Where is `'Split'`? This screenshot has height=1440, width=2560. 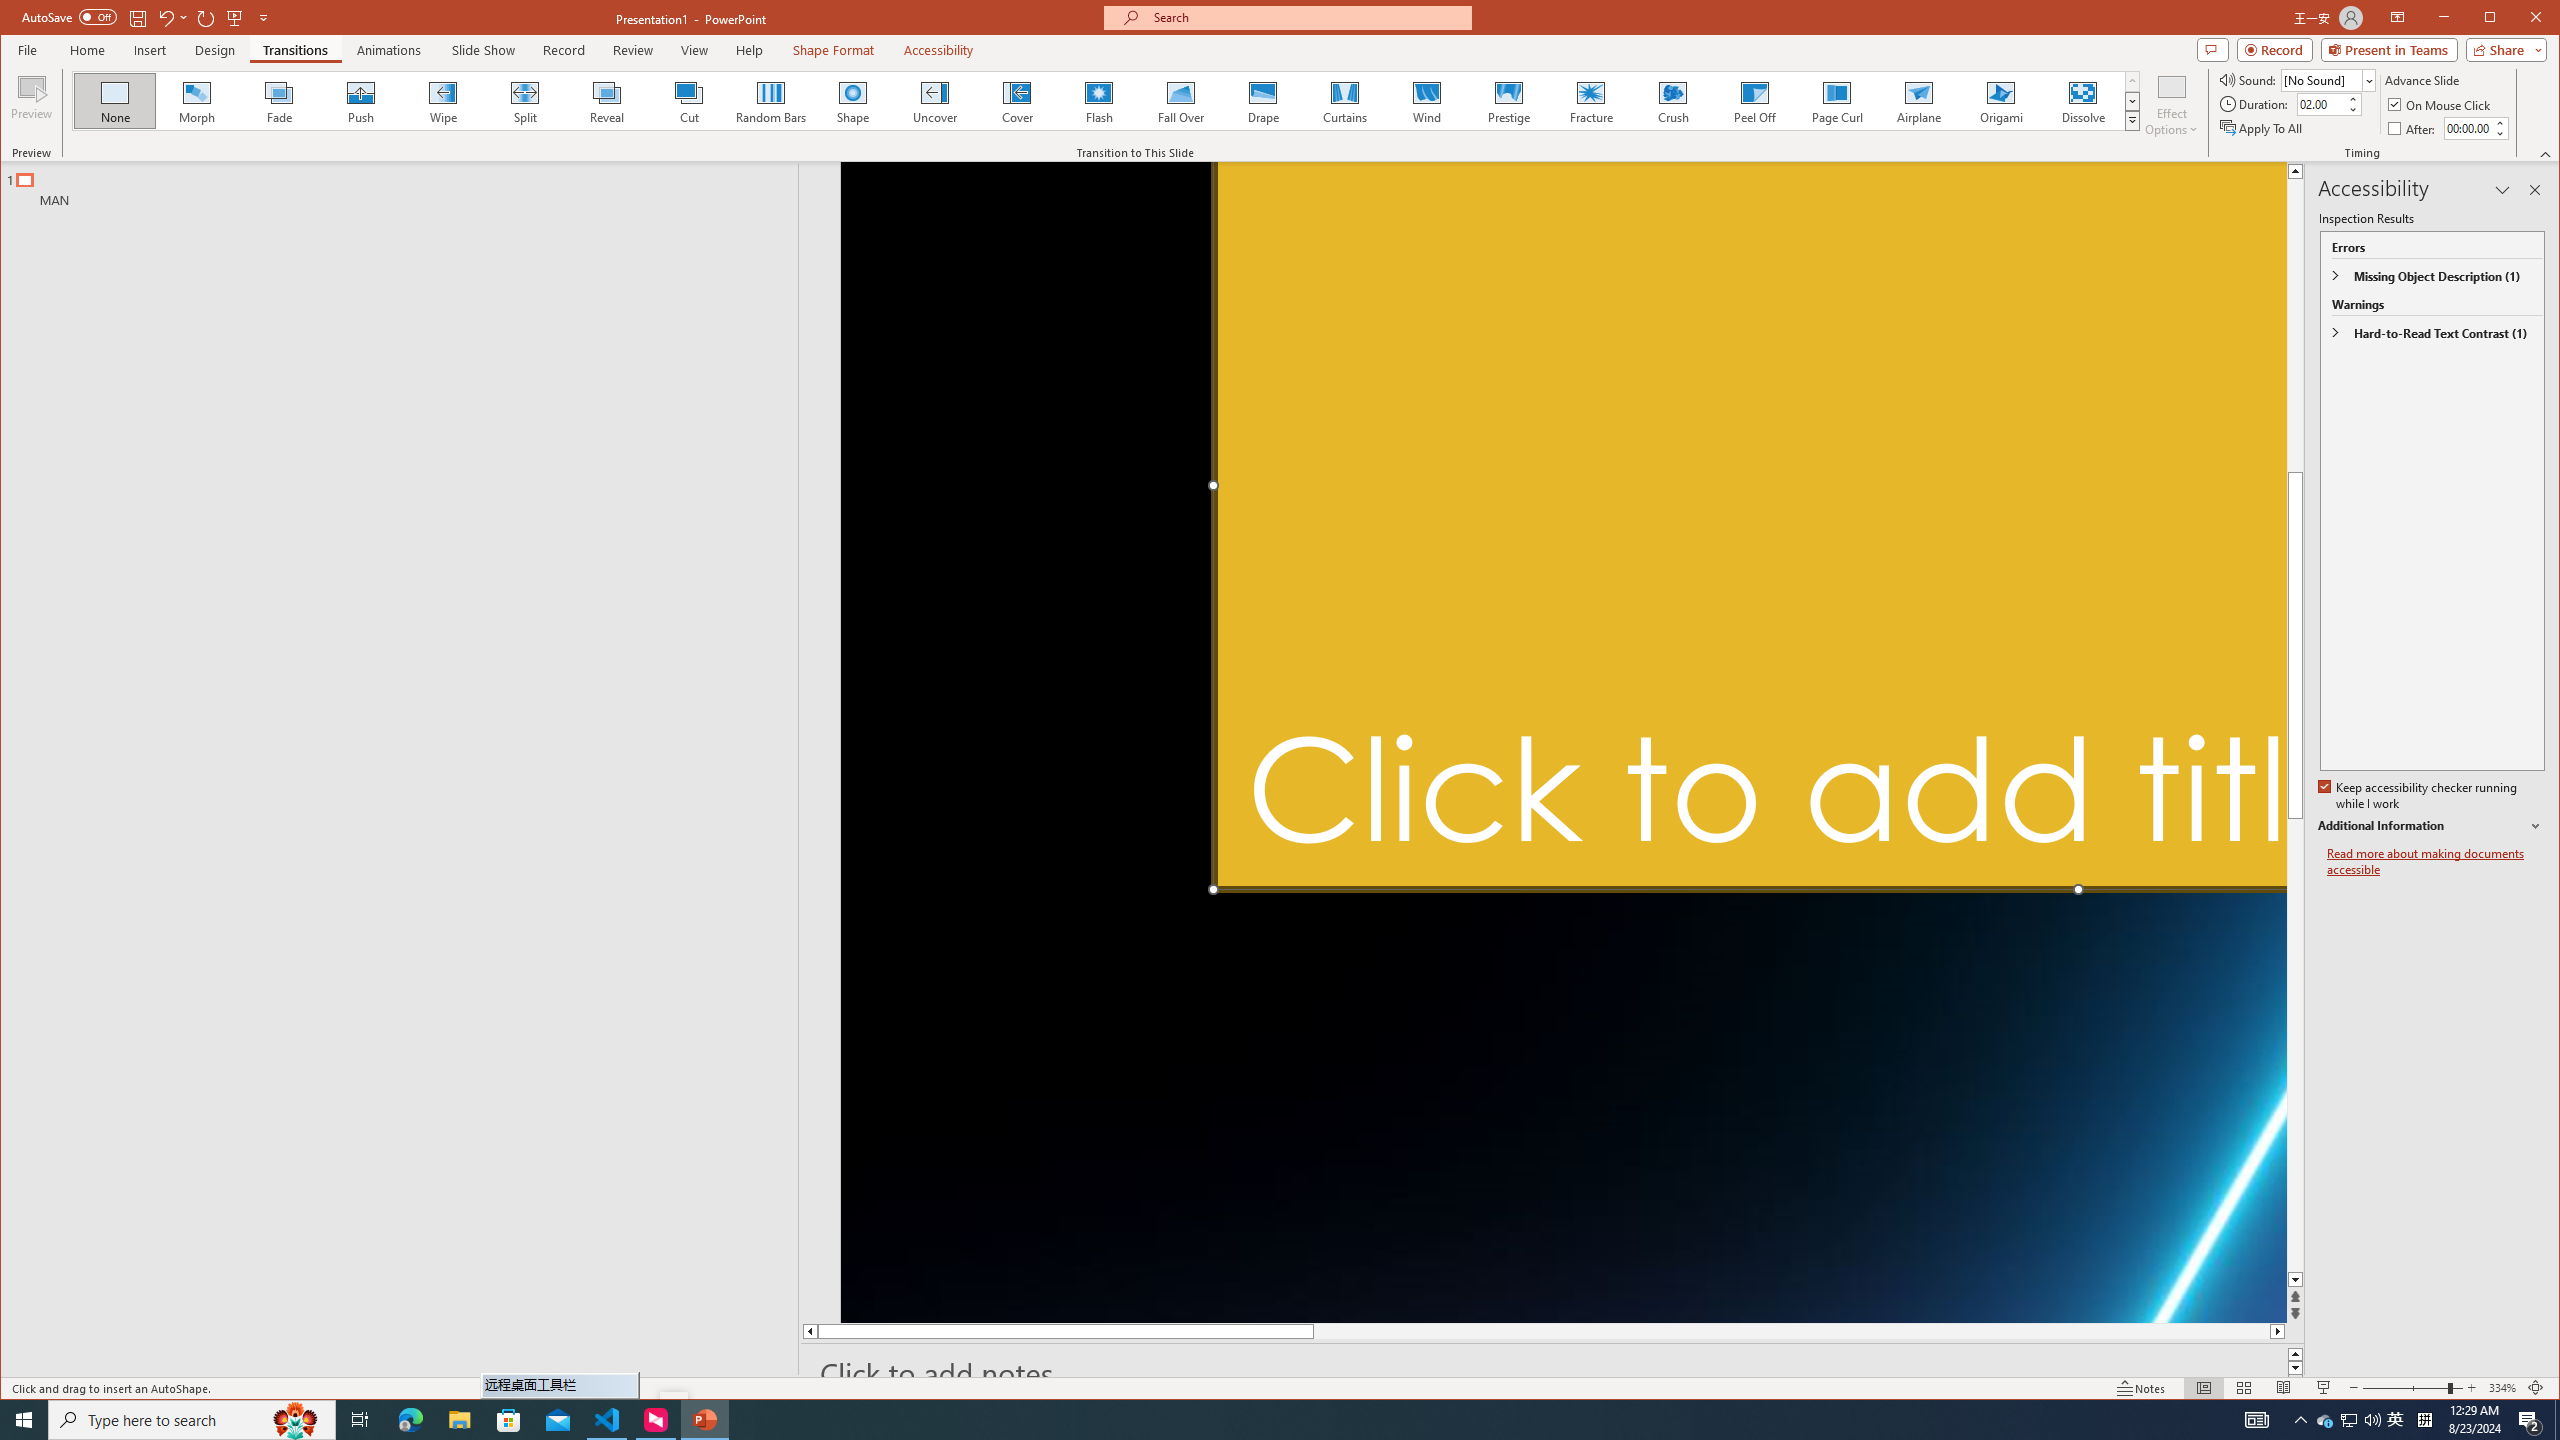
'Split' is located at coordinates (523, 100).